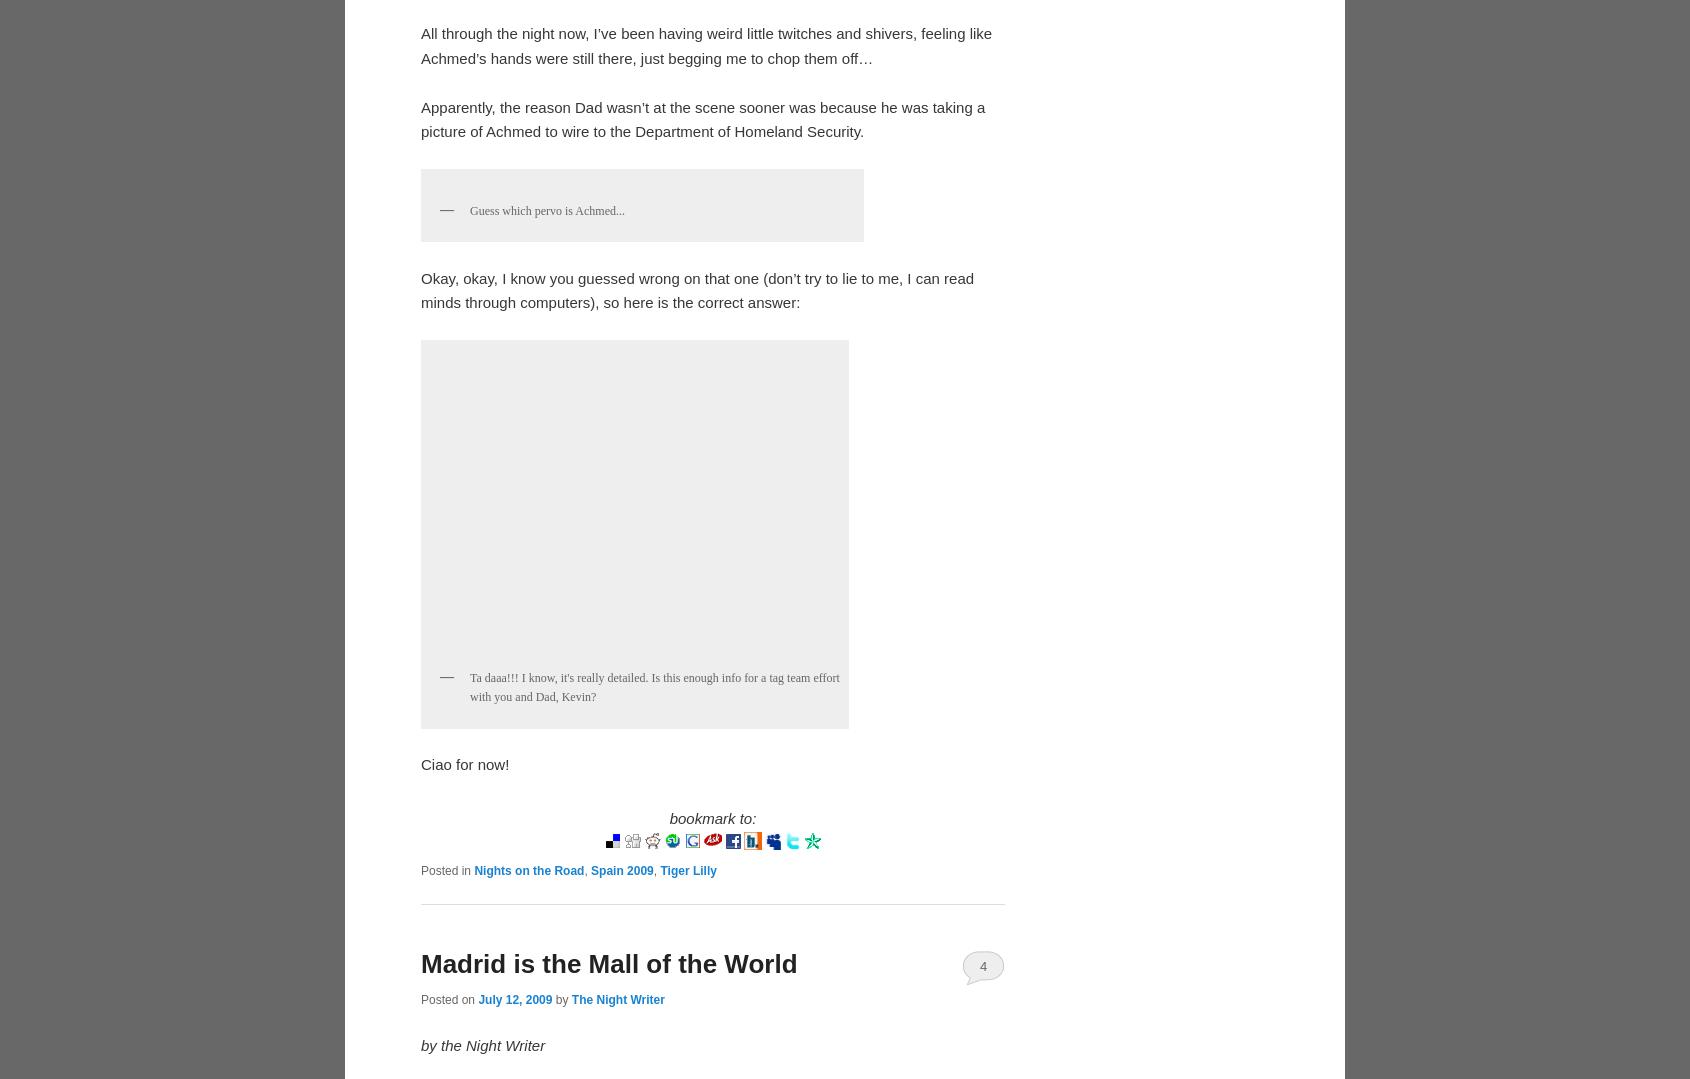 This screenshot has width=1690, height=1079. What do you see at coordinates (419, 372) in the screenshot?
I see `'All through the night now, I’ve been having weird little twitches and shivers, feeling like Achmed’s hands were still there, just begging me to chop them off…'` at bounding box center [419, 372].